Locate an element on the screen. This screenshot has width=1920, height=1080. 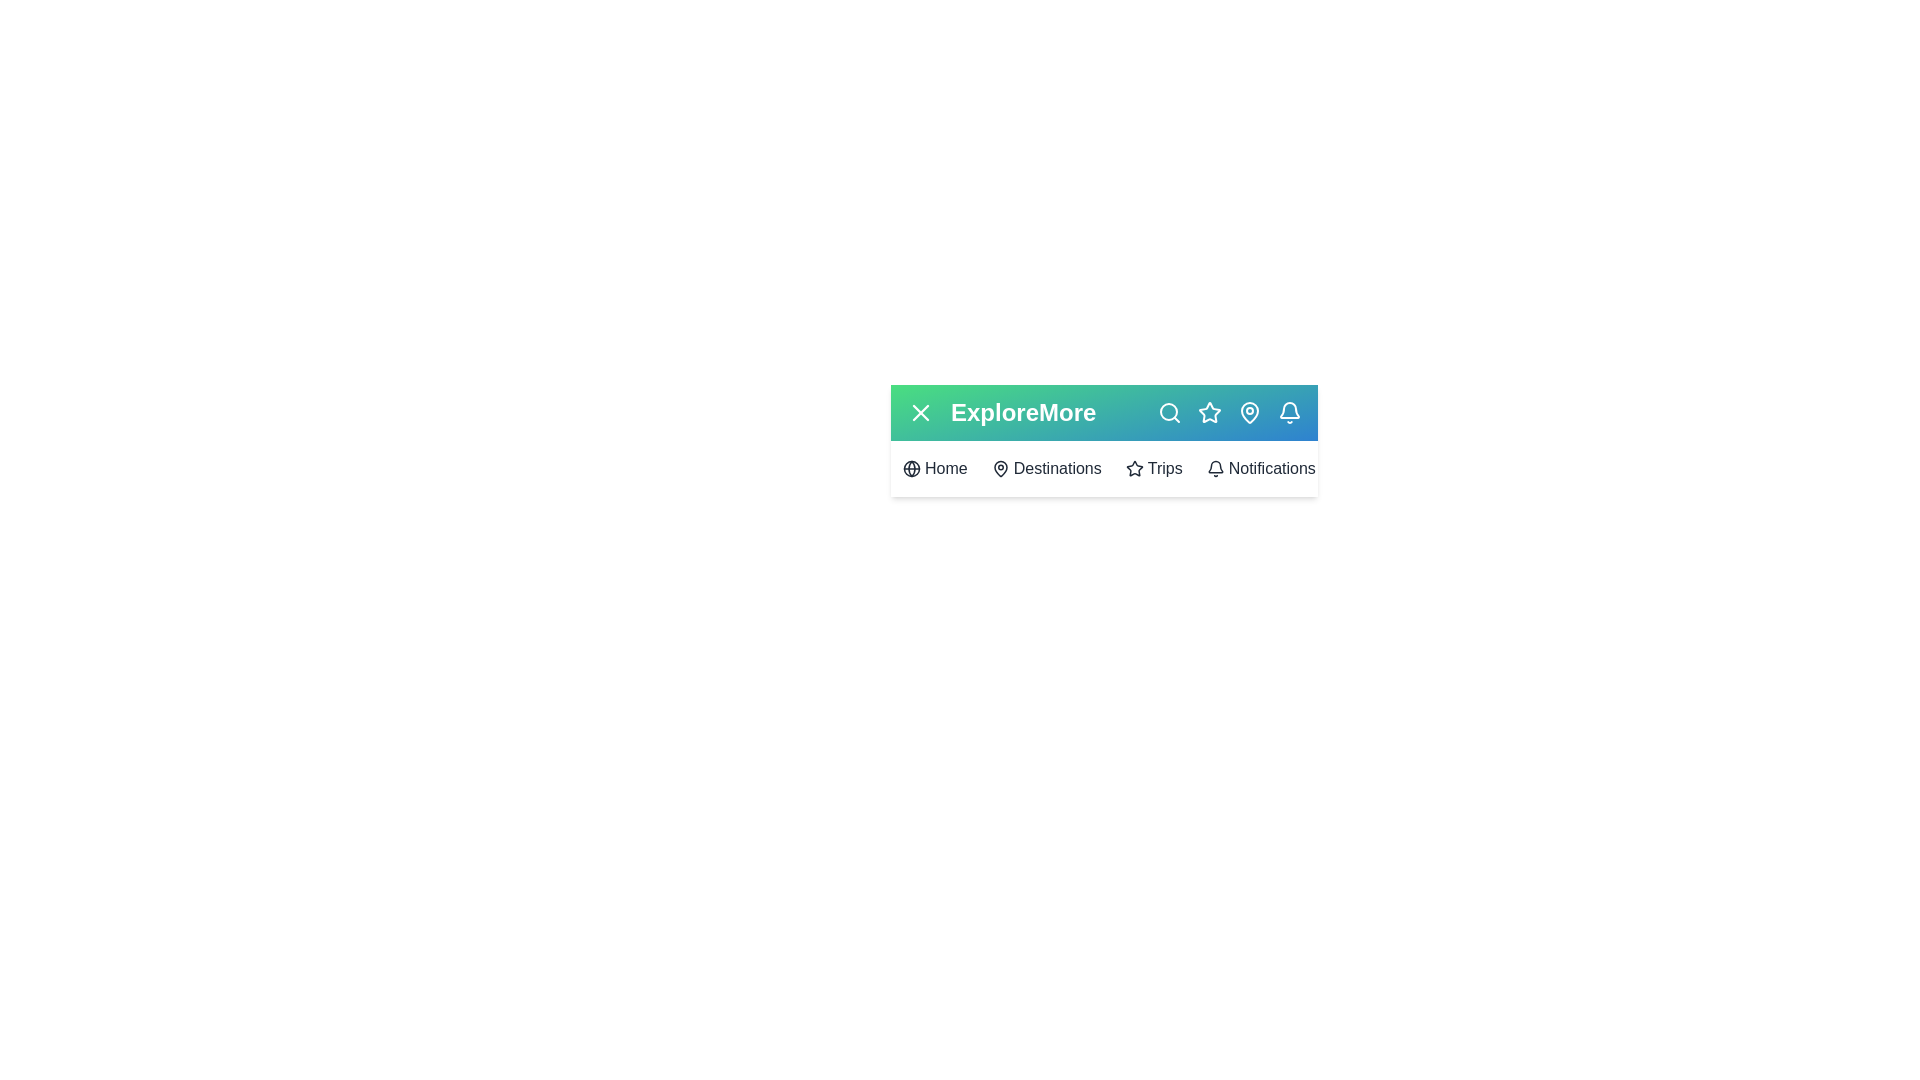
the 'Trips' menu item to navigate to the 'Trips' section is located at coordinates (1153, 469).